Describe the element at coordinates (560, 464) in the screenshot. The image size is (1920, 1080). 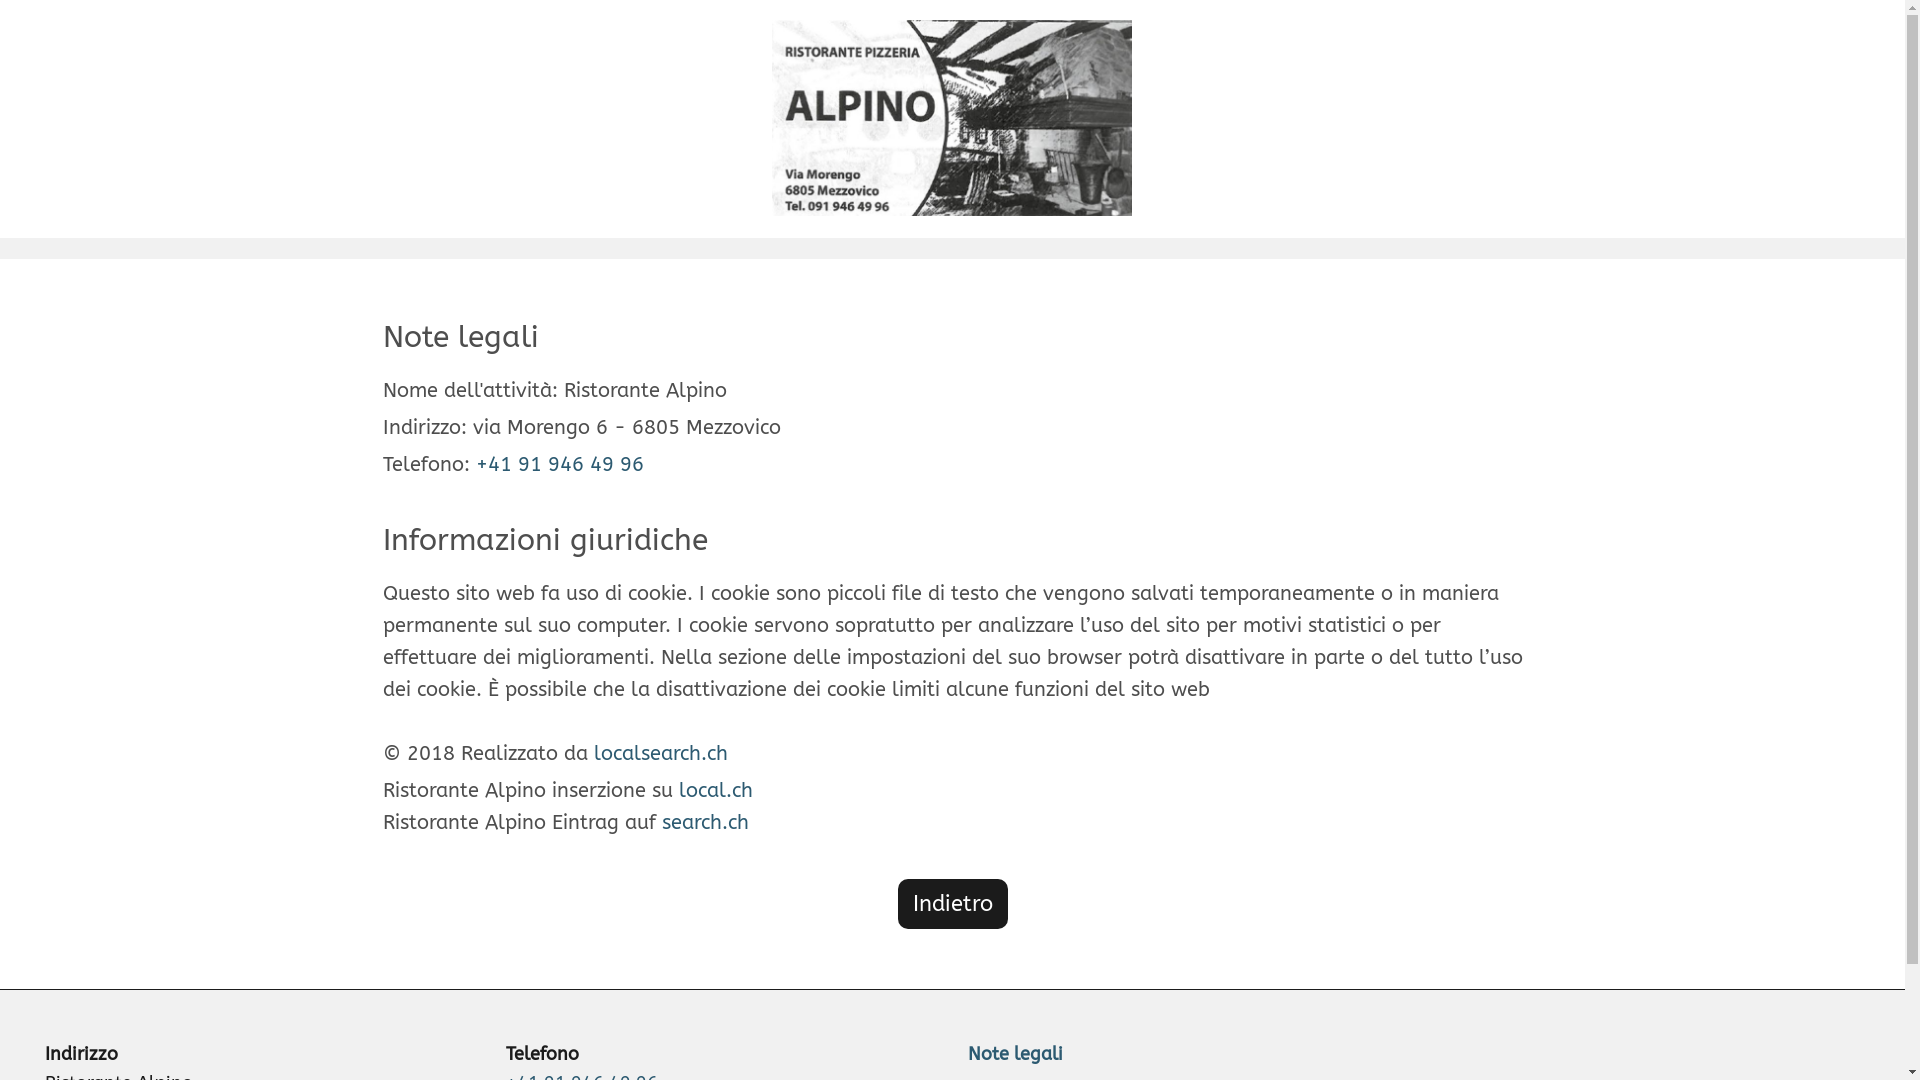
I see `'+41 91 946 49 96'` at that location.